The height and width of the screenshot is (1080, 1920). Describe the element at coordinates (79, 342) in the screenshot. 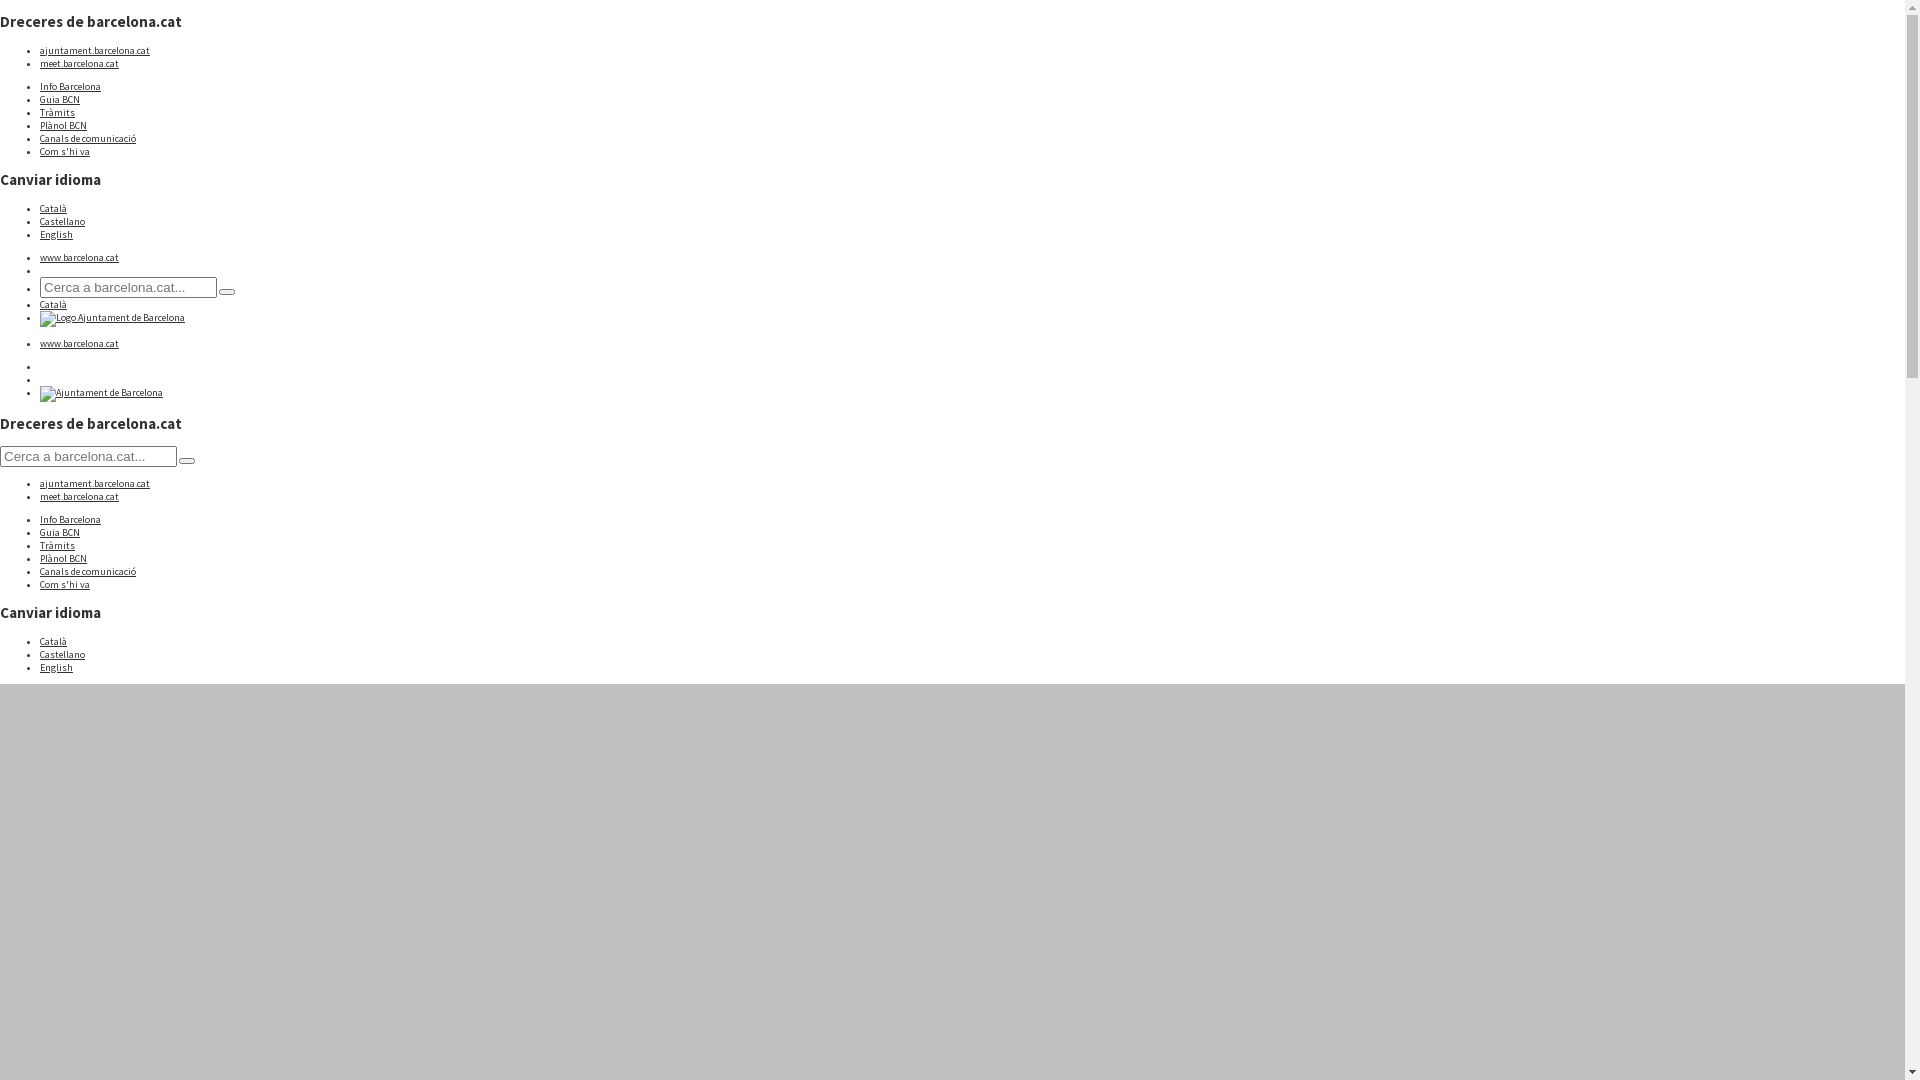

I see `'www.barcelona.cat'` at that location.